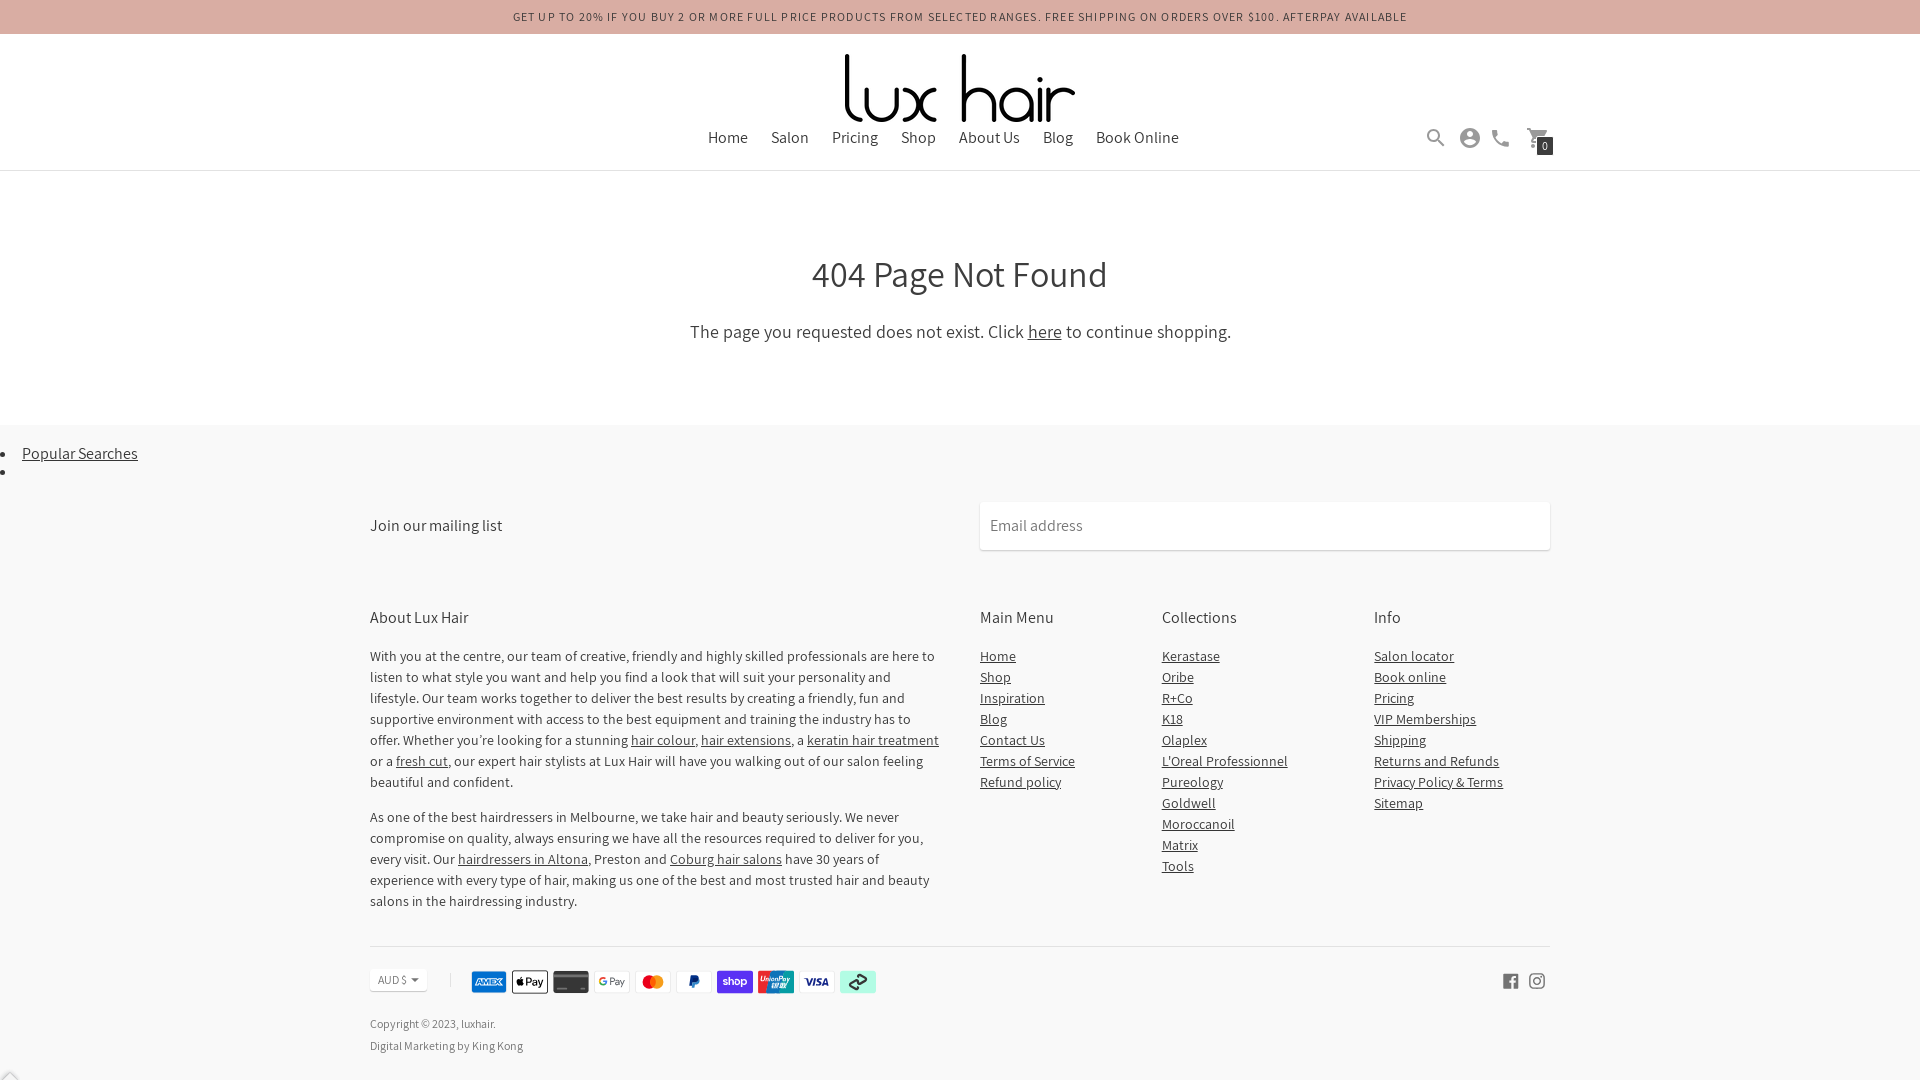 The height and width of the screenshot is (1080, 1920). Describe the element at coordinates (1413, 655) in the screenshot. I see `'Salon locator'` at that location.